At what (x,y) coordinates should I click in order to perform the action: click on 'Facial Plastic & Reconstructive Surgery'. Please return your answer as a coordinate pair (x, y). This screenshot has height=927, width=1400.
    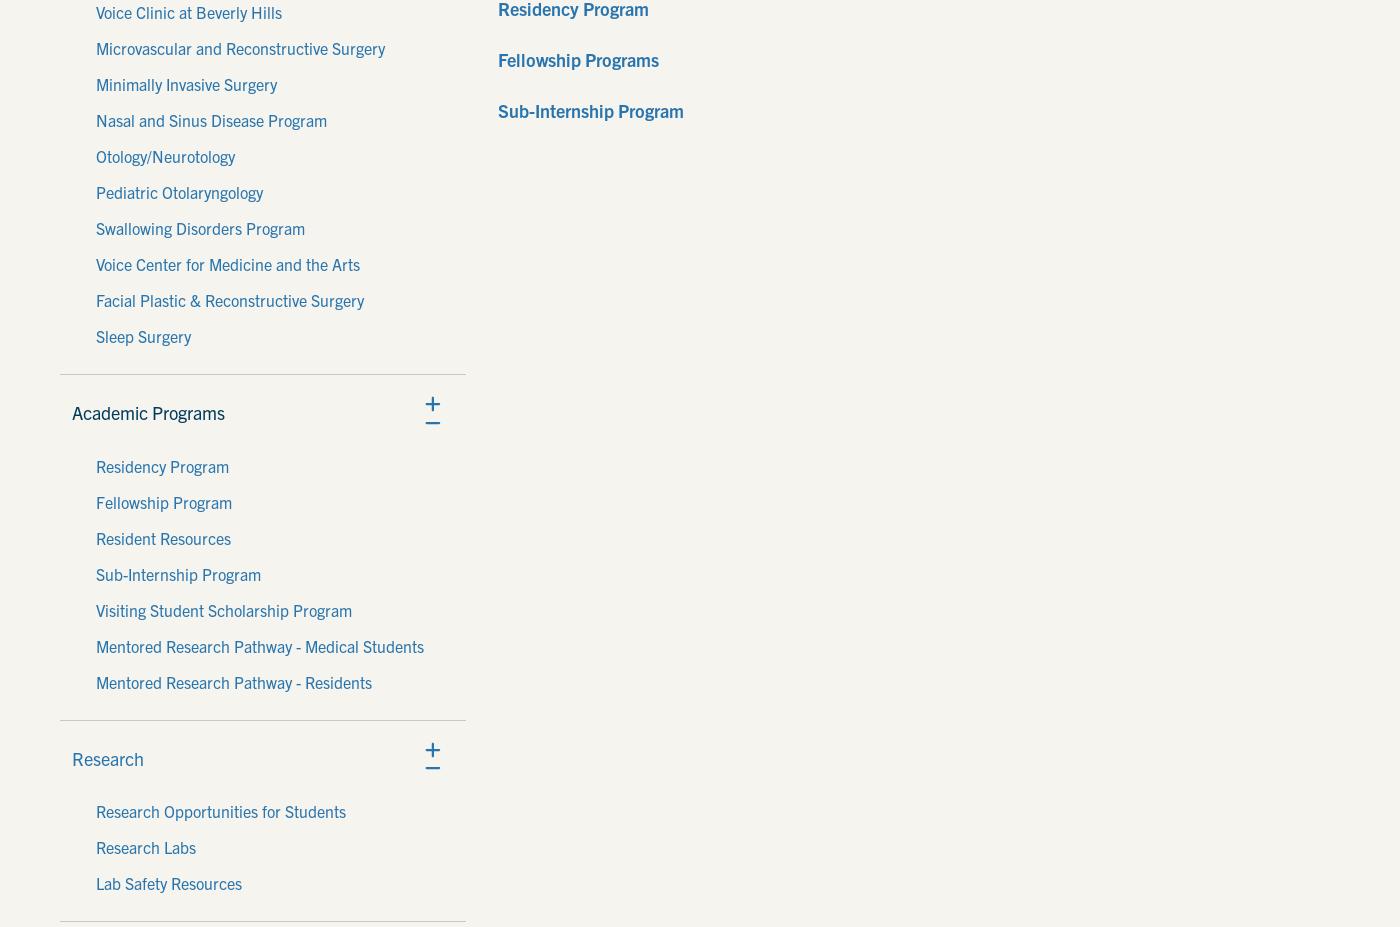
    Looking at the image, I should click on (230, 299).